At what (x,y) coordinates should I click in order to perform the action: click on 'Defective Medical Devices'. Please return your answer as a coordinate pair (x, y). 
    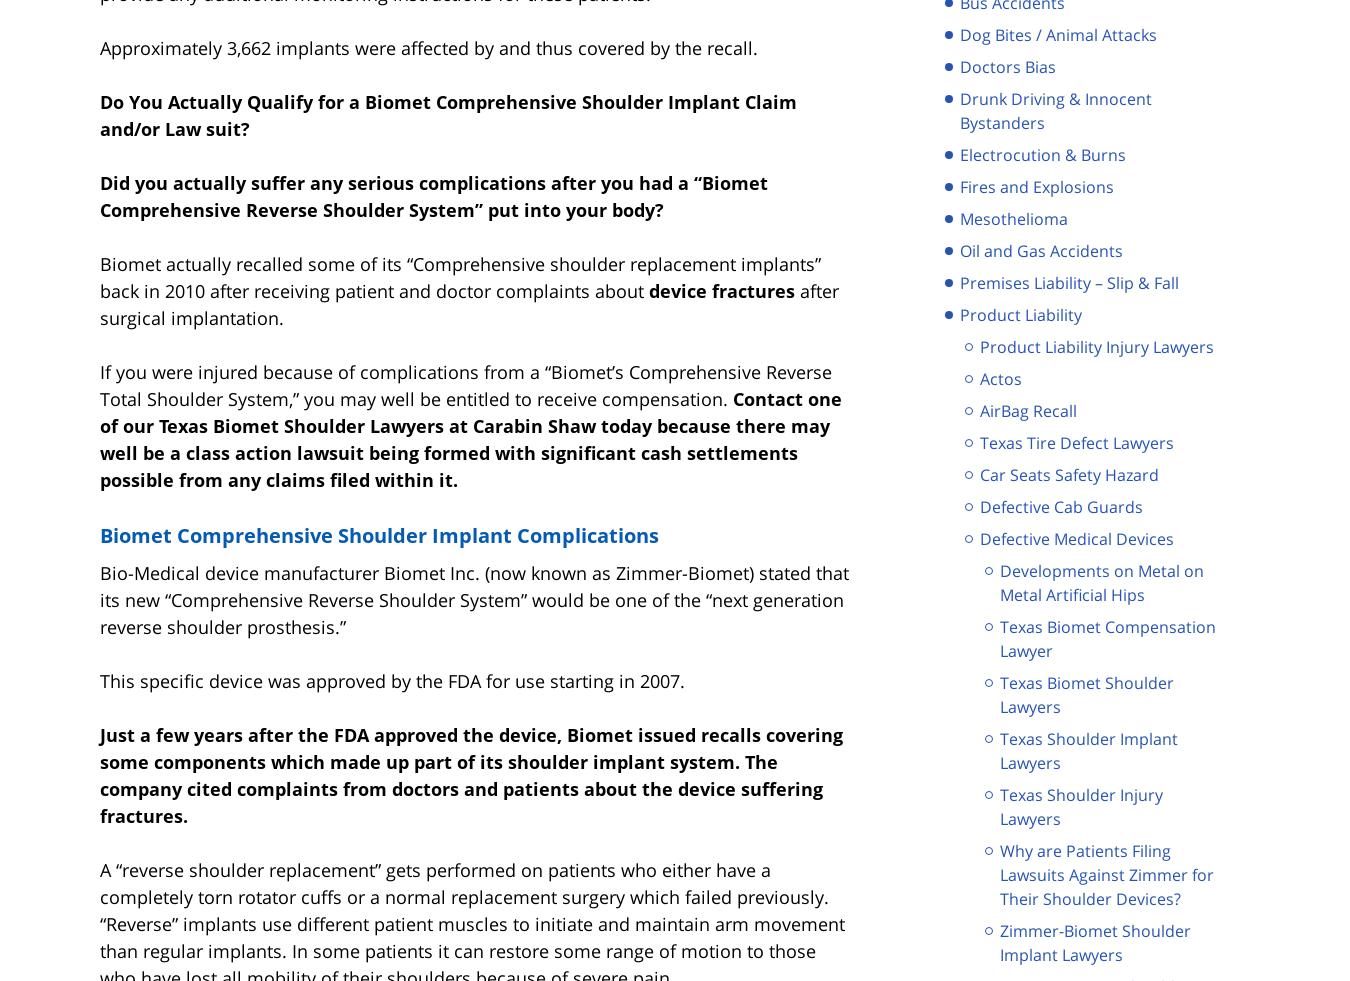
    Looking at the image, I should click on (978, 537).